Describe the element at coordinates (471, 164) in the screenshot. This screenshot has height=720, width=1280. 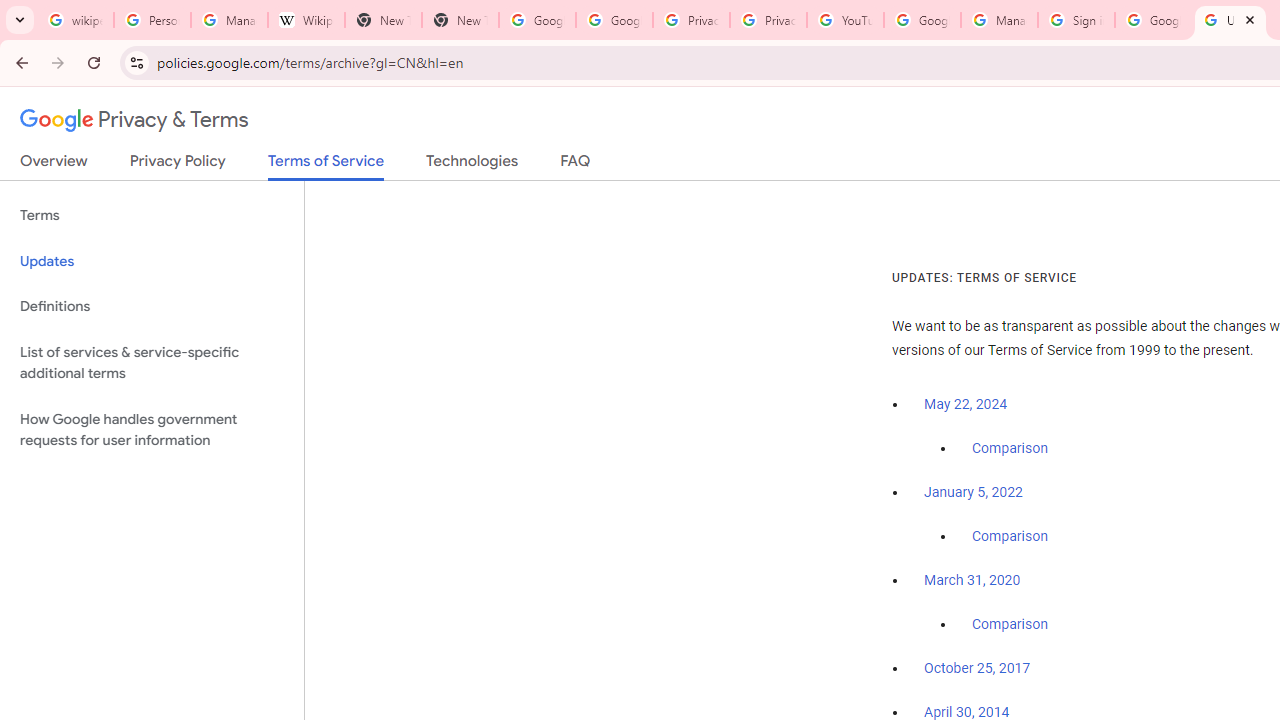
I see `'Technologies'` at that location.